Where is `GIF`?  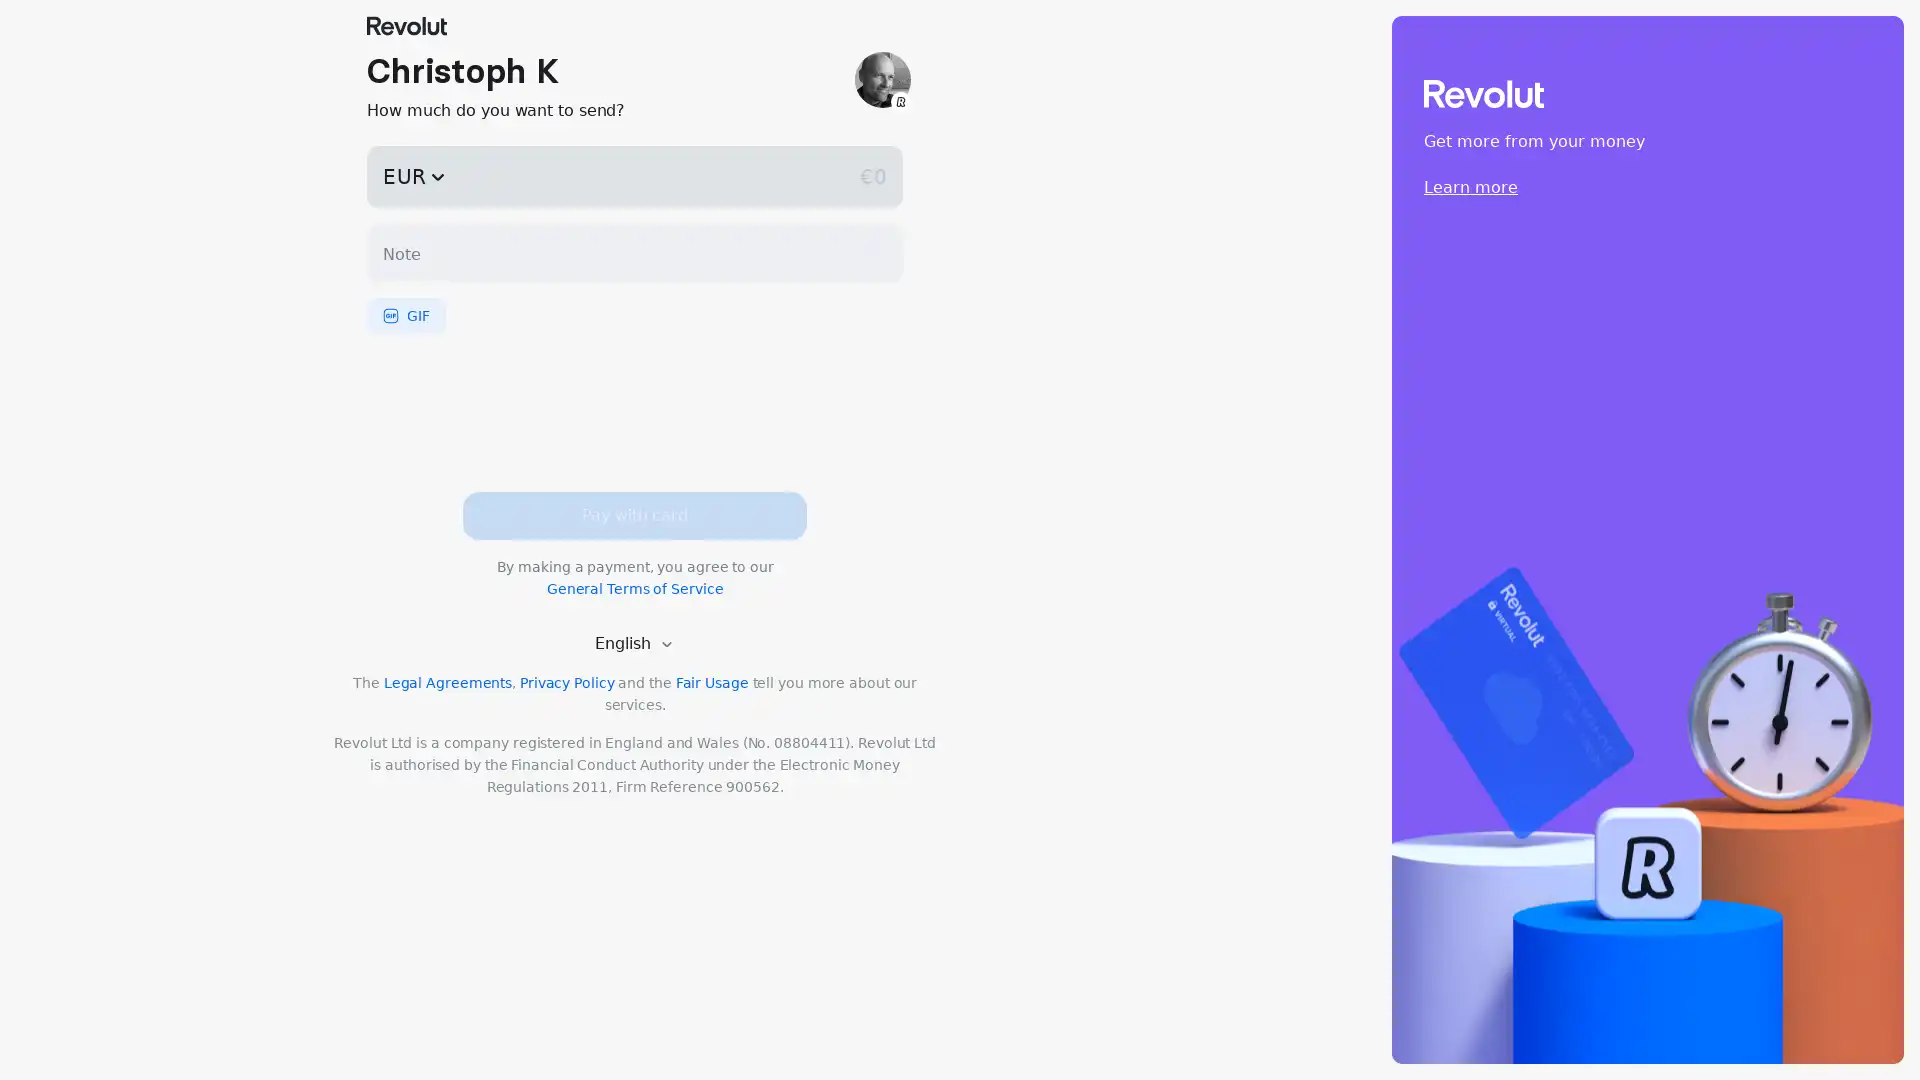
GIF is located at coordinates (405, 315).